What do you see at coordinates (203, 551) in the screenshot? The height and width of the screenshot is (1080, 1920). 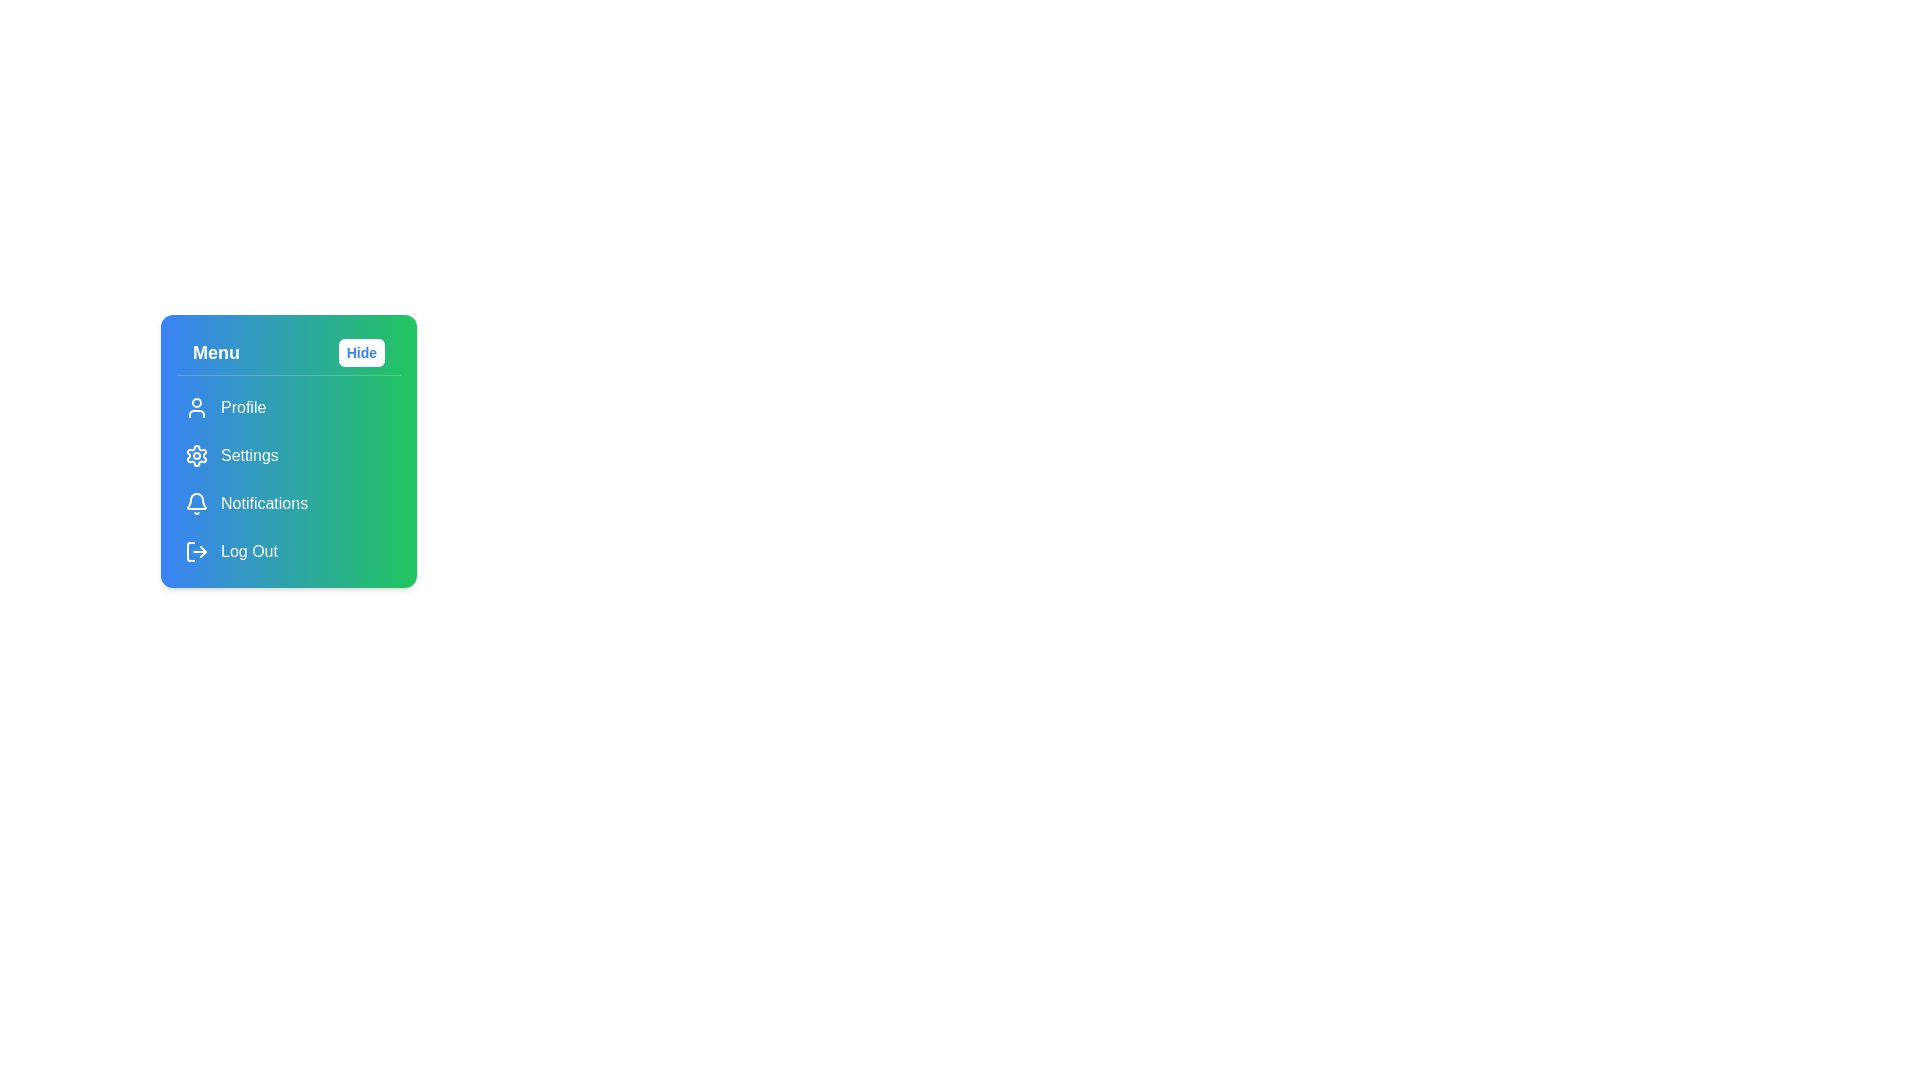 I see `the logout arrowhead icon located at the bottom of the menu, which is part of an SVG graphic representing the logout process` at bounding box center [203, 551].